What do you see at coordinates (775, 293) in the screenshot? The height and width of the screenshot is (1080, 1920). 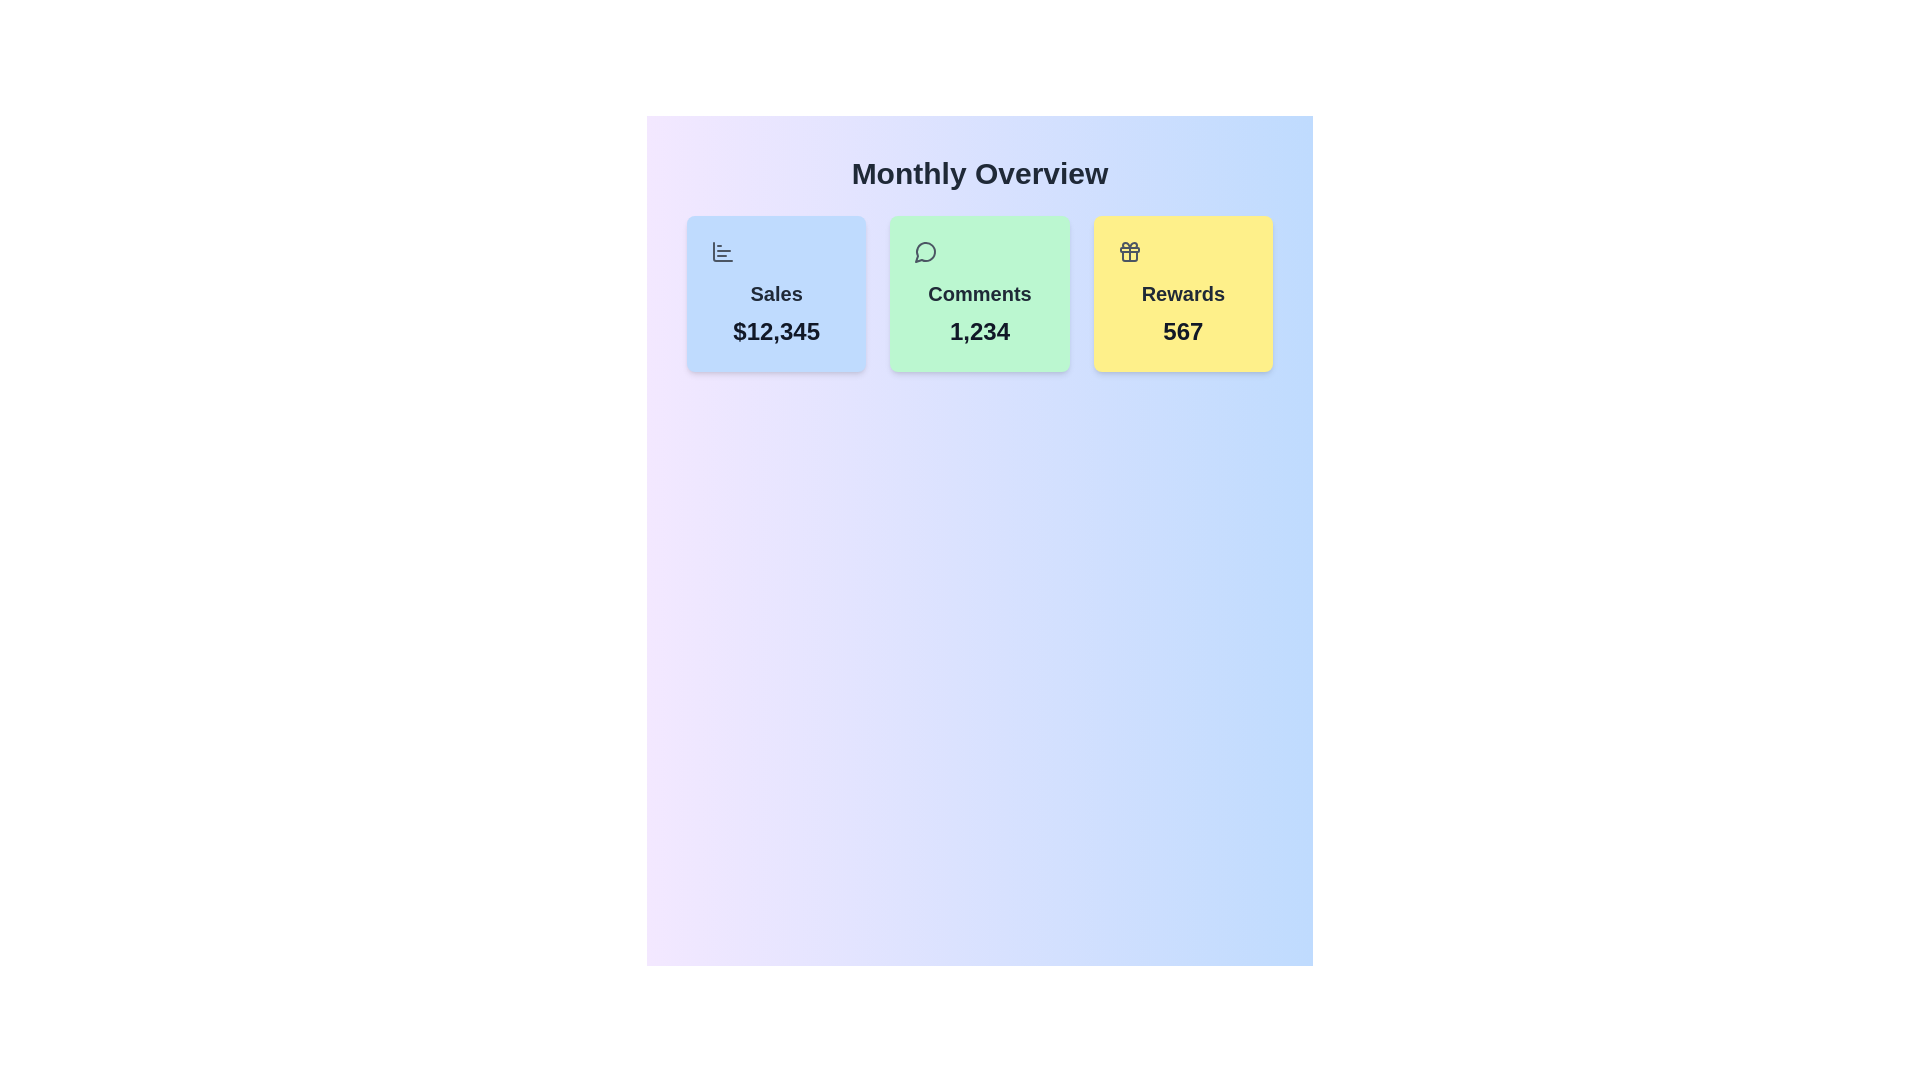 I see `the first Information display card that summarizes sales figures, located on the leftmost side of the row in the upper part of the layout` at bounding box center [775, 293].